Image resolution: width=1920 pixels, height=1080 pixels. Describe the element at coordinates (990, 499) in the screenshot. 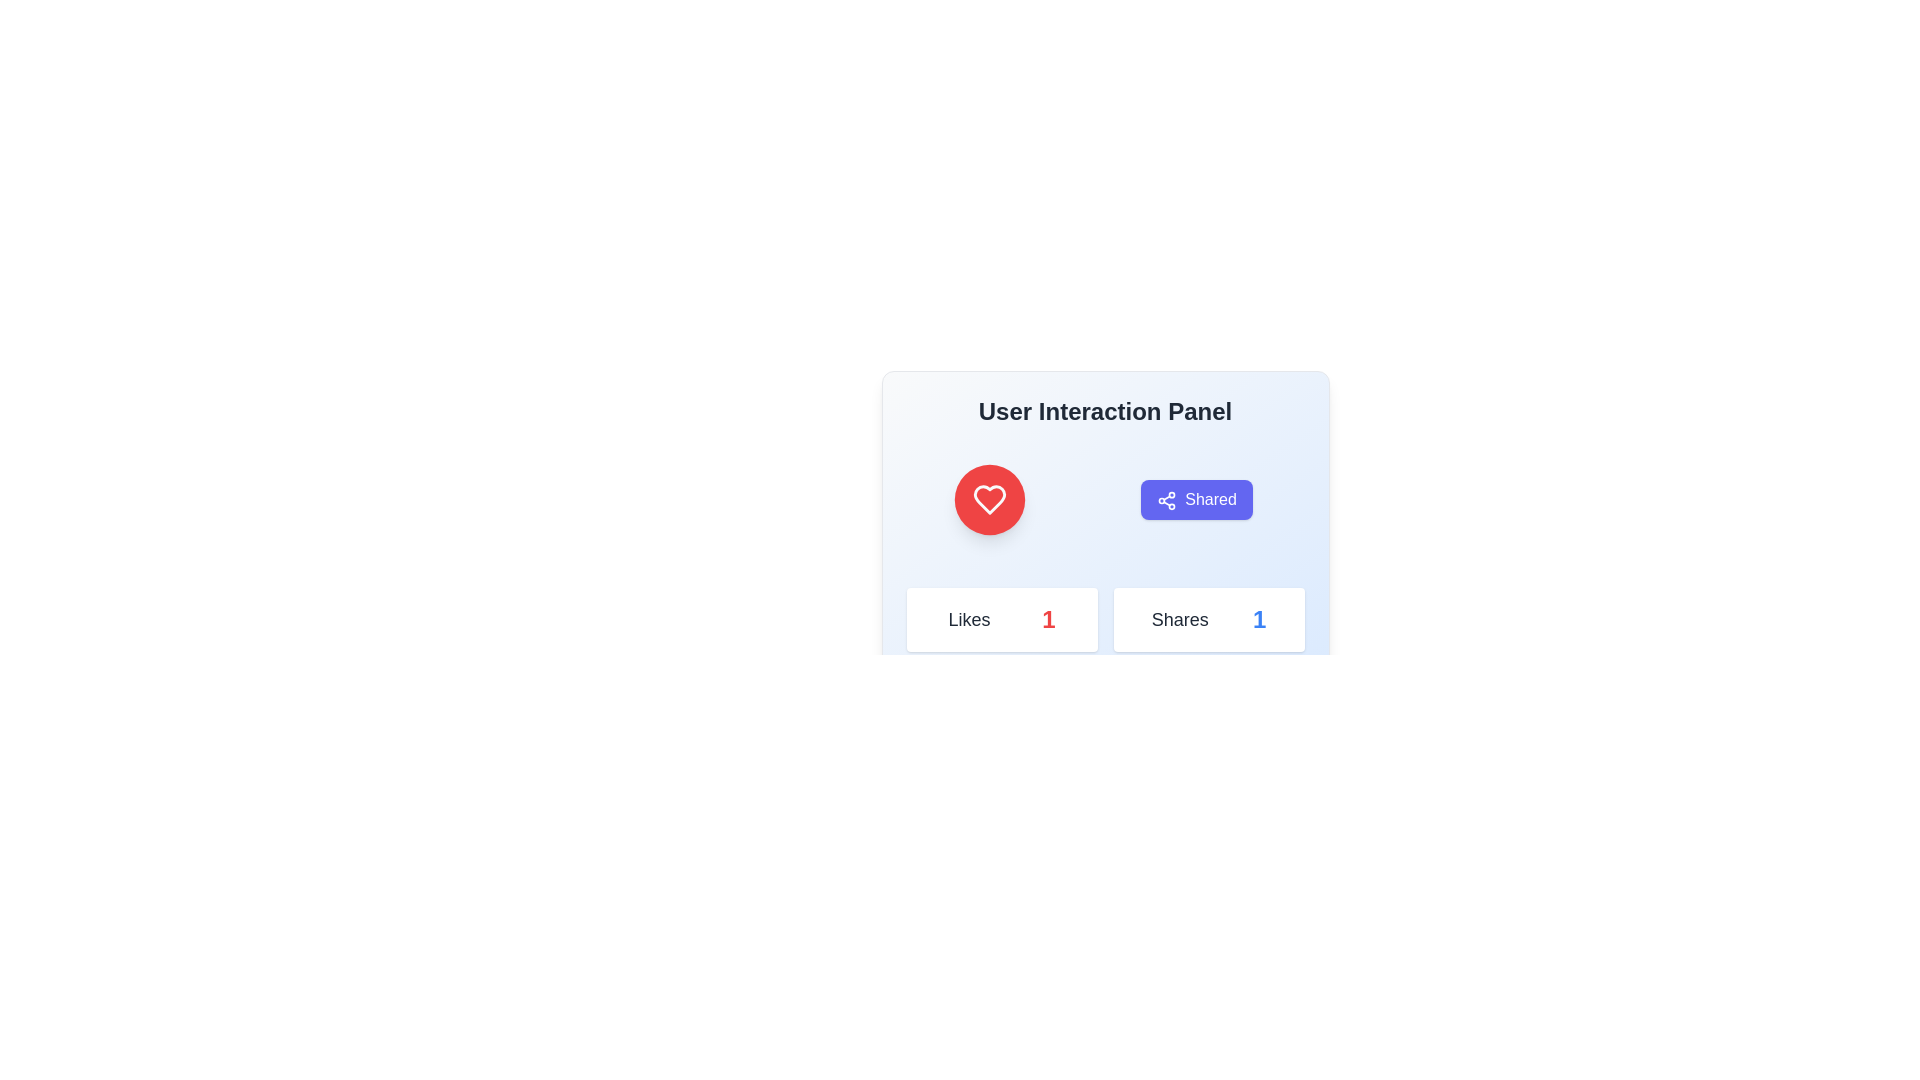

I see `the heart-shaped icon outlined in red located in the top-left corner of the 'User Interaction Panel' to like or favorite` at that location.